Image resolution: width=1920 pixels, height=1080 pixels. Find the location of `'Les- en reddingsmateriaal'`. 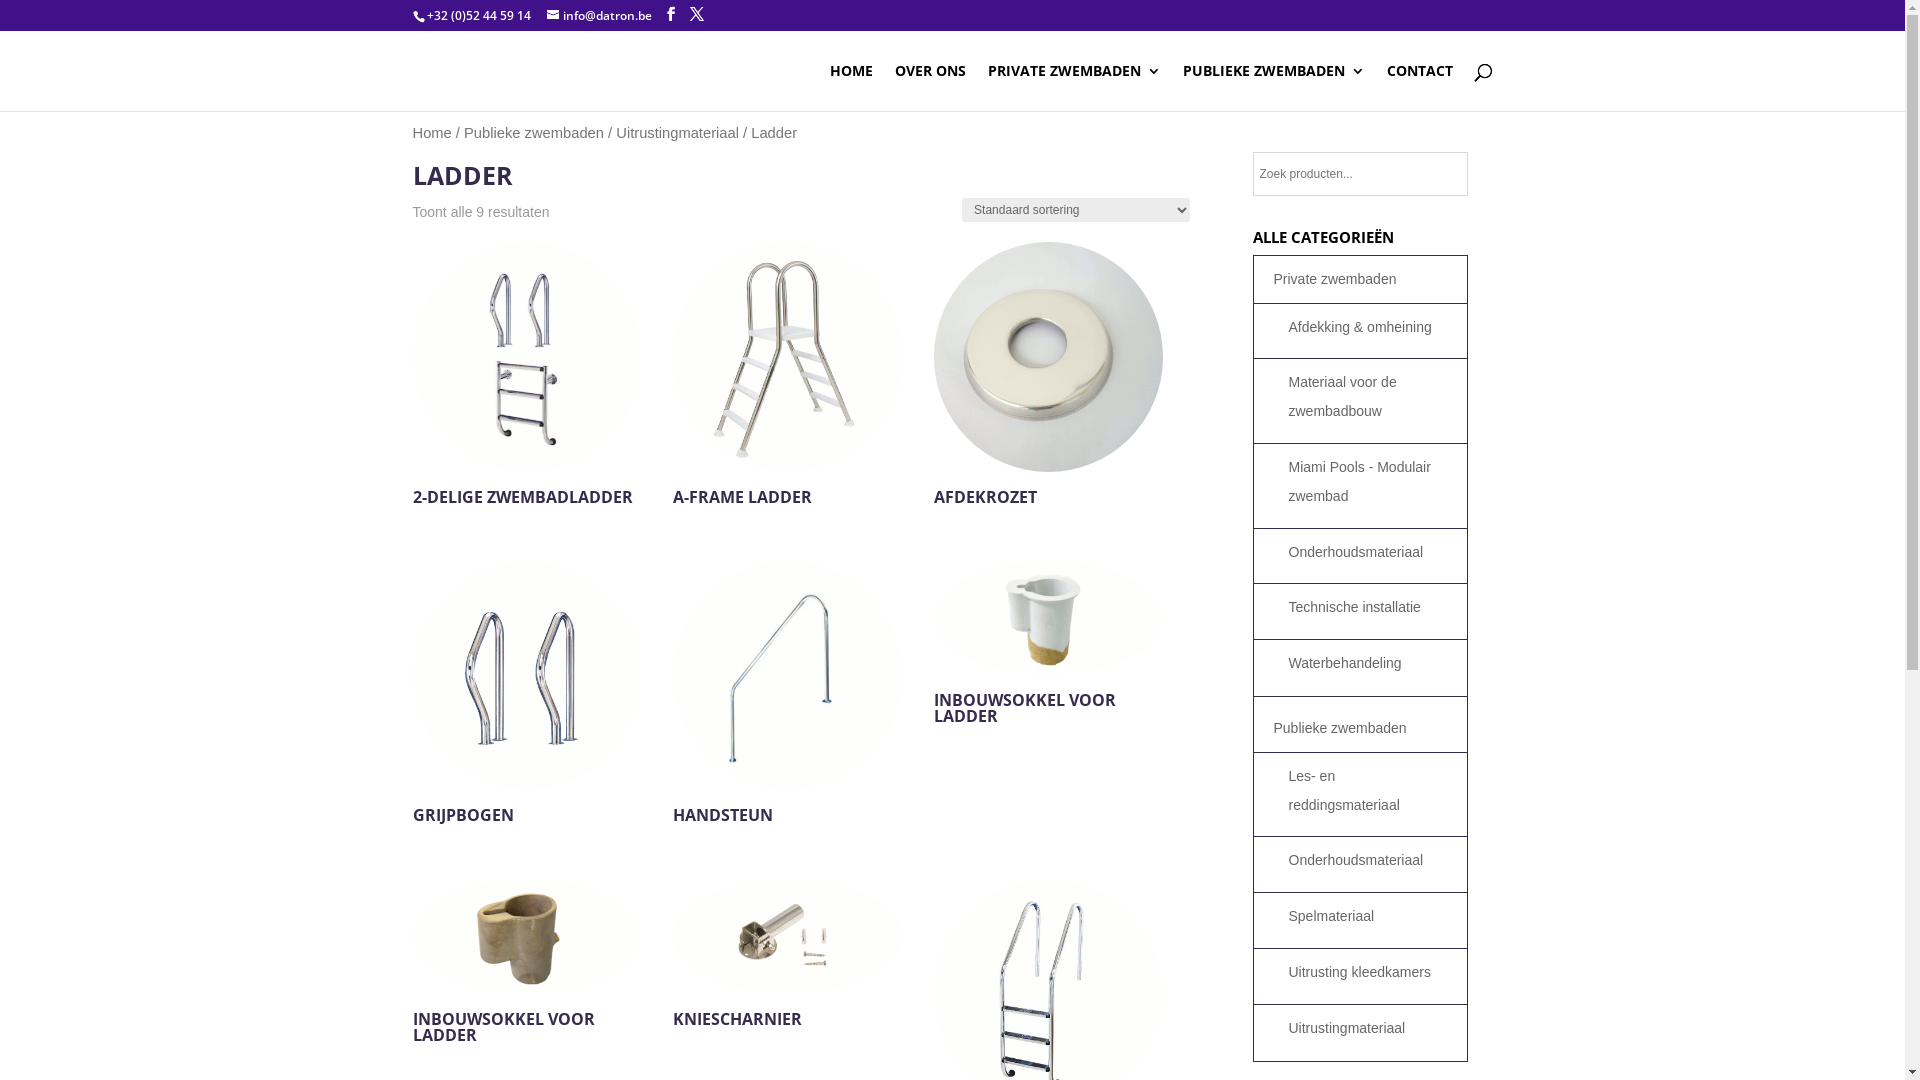

'Les- en reddingsmateriaal' is located at coordinates (1366, 789).